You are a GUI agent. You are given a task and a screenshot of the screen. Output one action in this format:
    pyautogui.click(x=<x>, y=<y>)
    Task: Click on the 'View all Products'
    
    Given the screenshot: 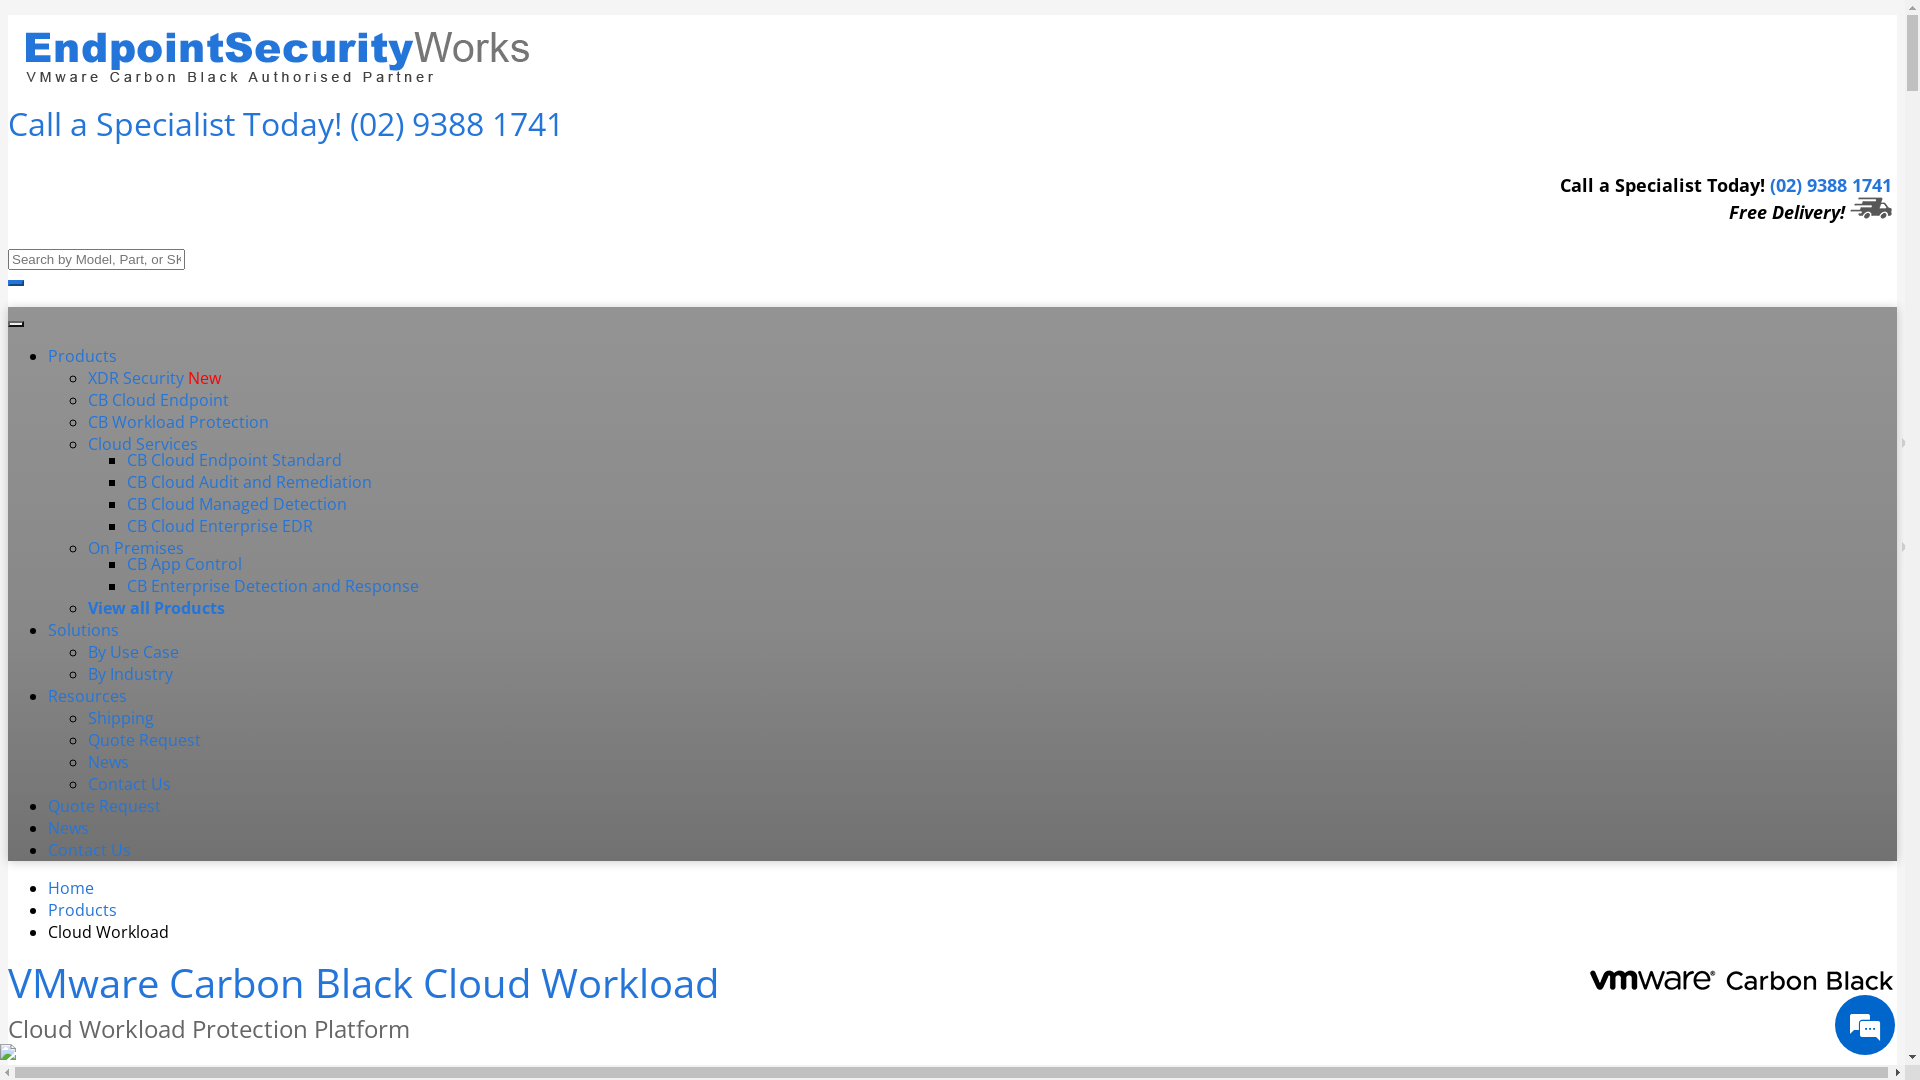 What is the action you would take?
    pyautogui.click(x=86, y=607)
    